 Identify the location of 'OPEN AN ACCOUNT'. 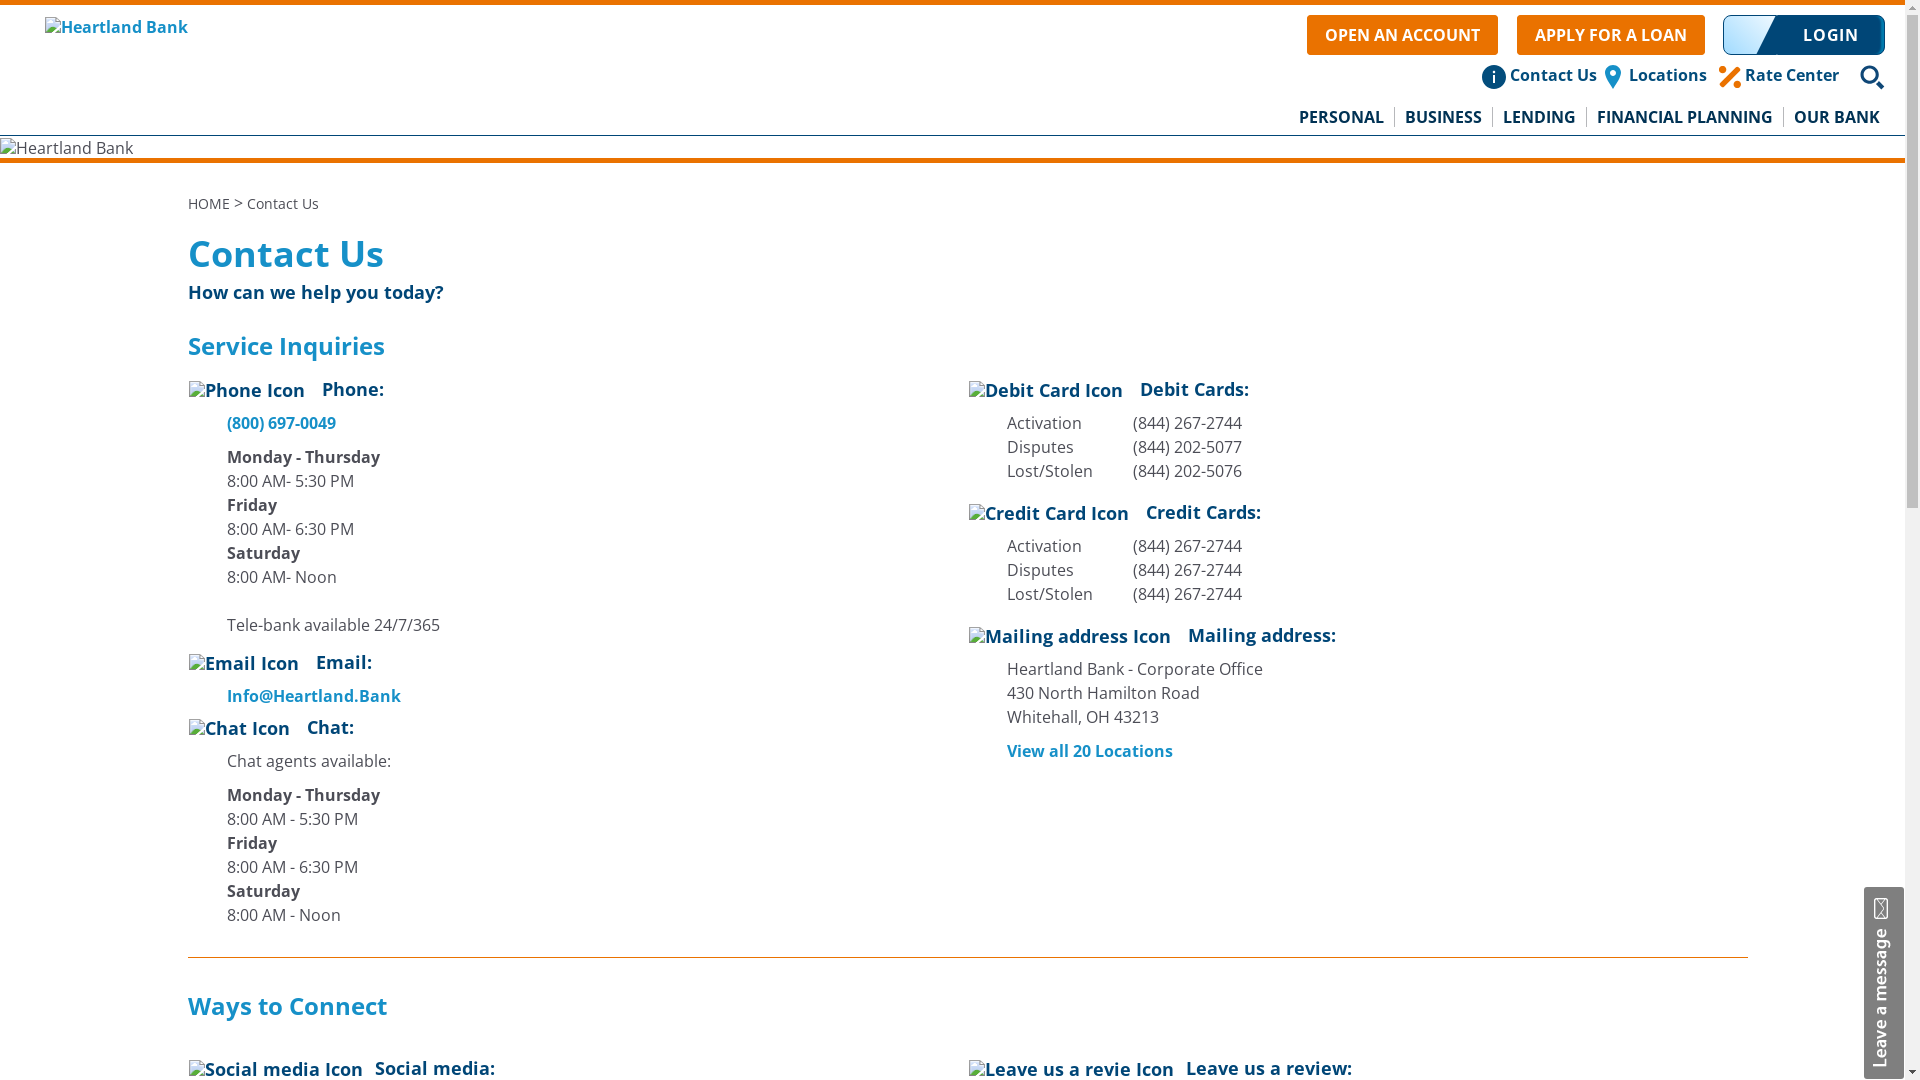
(1306, 34).